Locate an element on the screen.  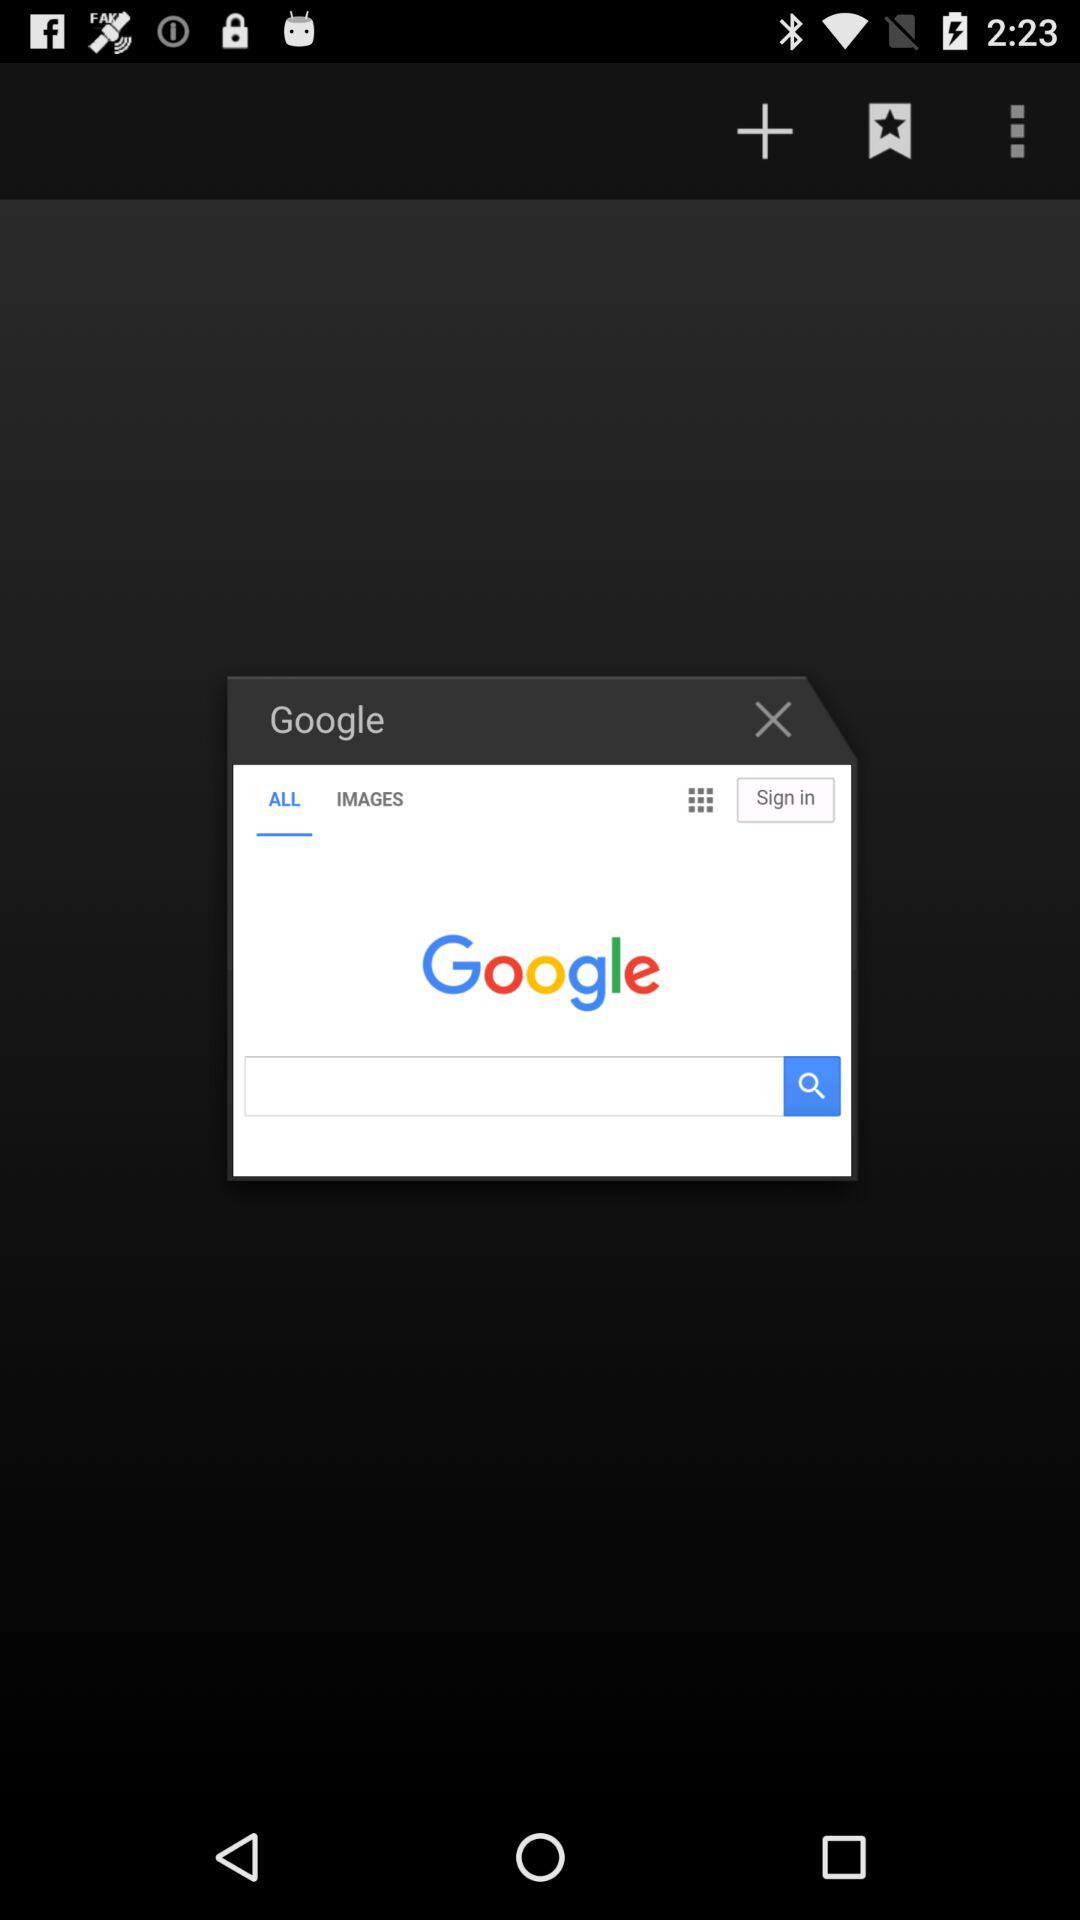
the bookmark icon is located at coordinates (890, 139).